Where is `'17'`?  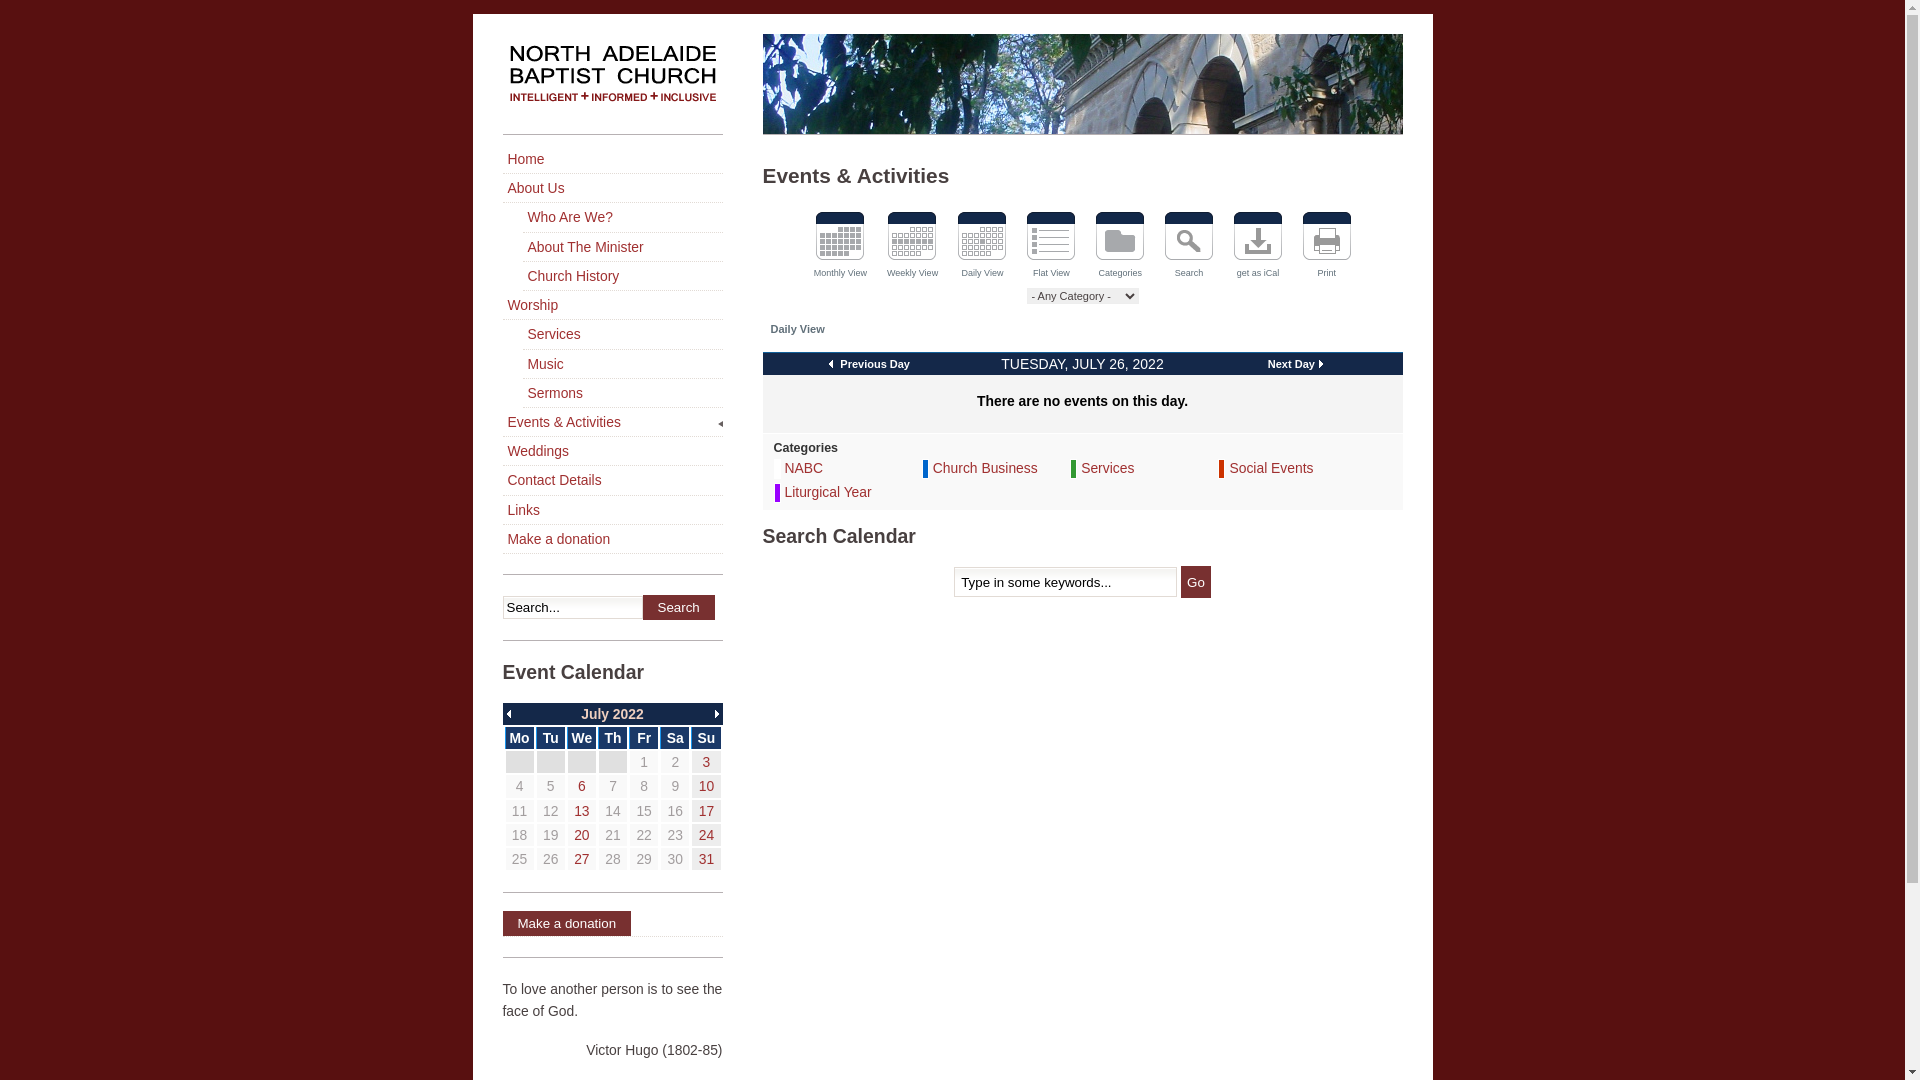
'17' is located at coordinates (706, 810).